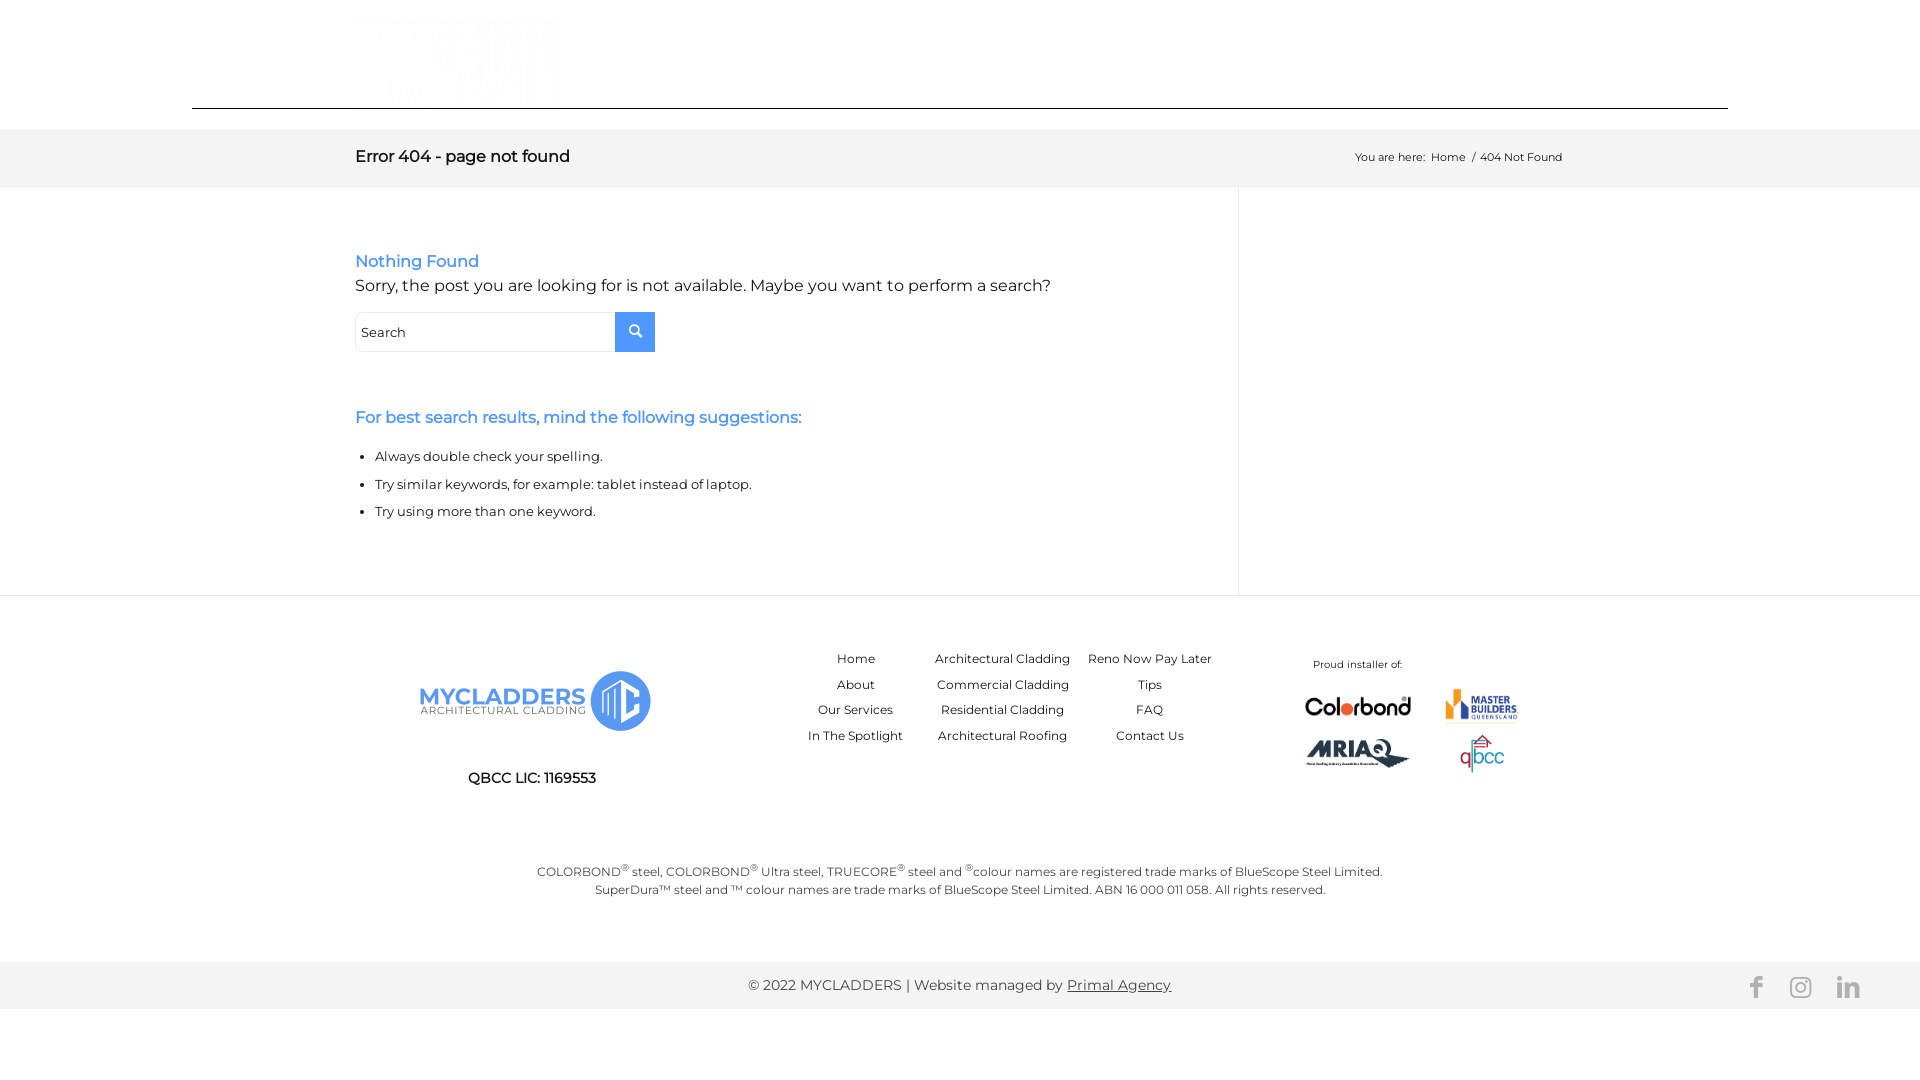 The height and width of the screenshot is (1080, 1920). What do you see at coordinates (1149, 708) in the screenshot?
I see `'FAQ'` at bounding box center [1149, 708].